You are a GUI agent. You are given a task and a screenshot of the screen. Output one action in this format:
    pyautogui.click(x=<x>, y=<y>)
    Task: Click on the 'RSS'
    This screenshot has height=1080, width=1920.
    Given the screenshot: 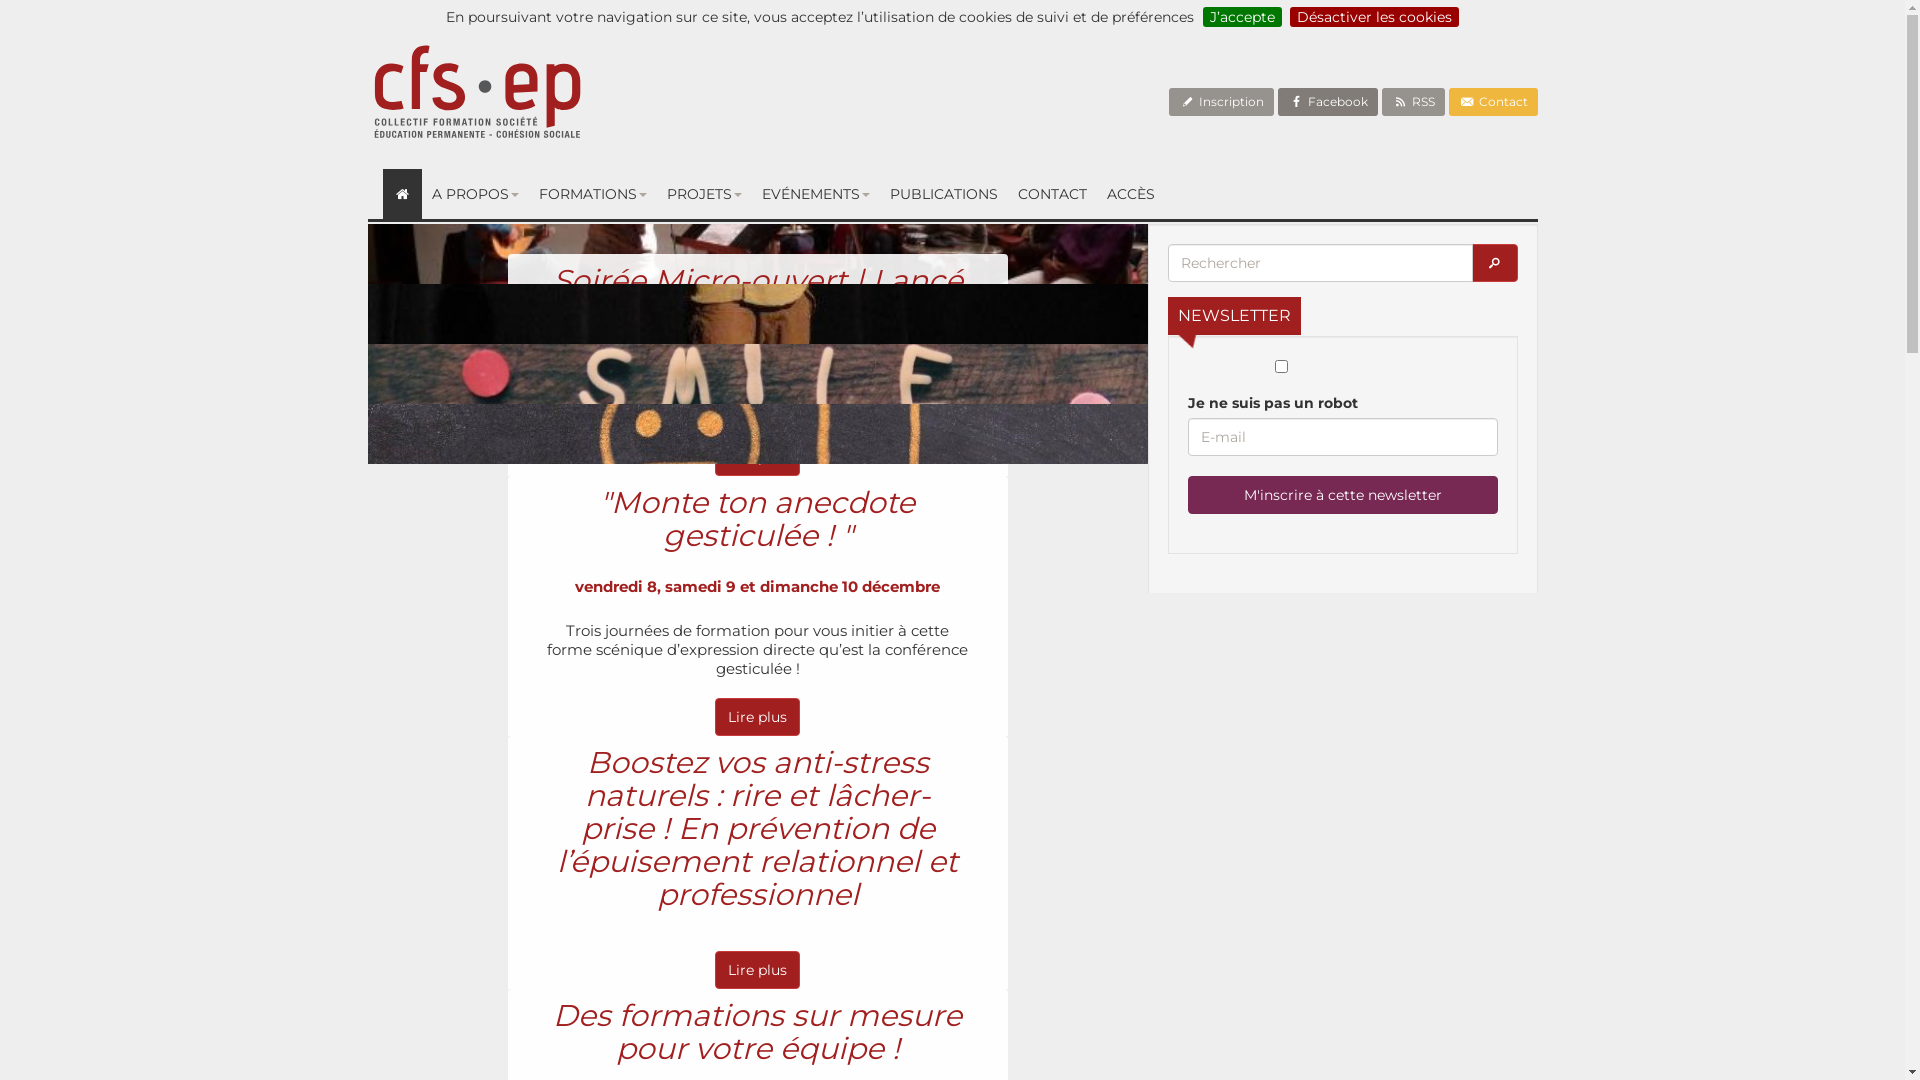 What is the action you would take?
    pyautogui.click(x=1412, y=101)
    